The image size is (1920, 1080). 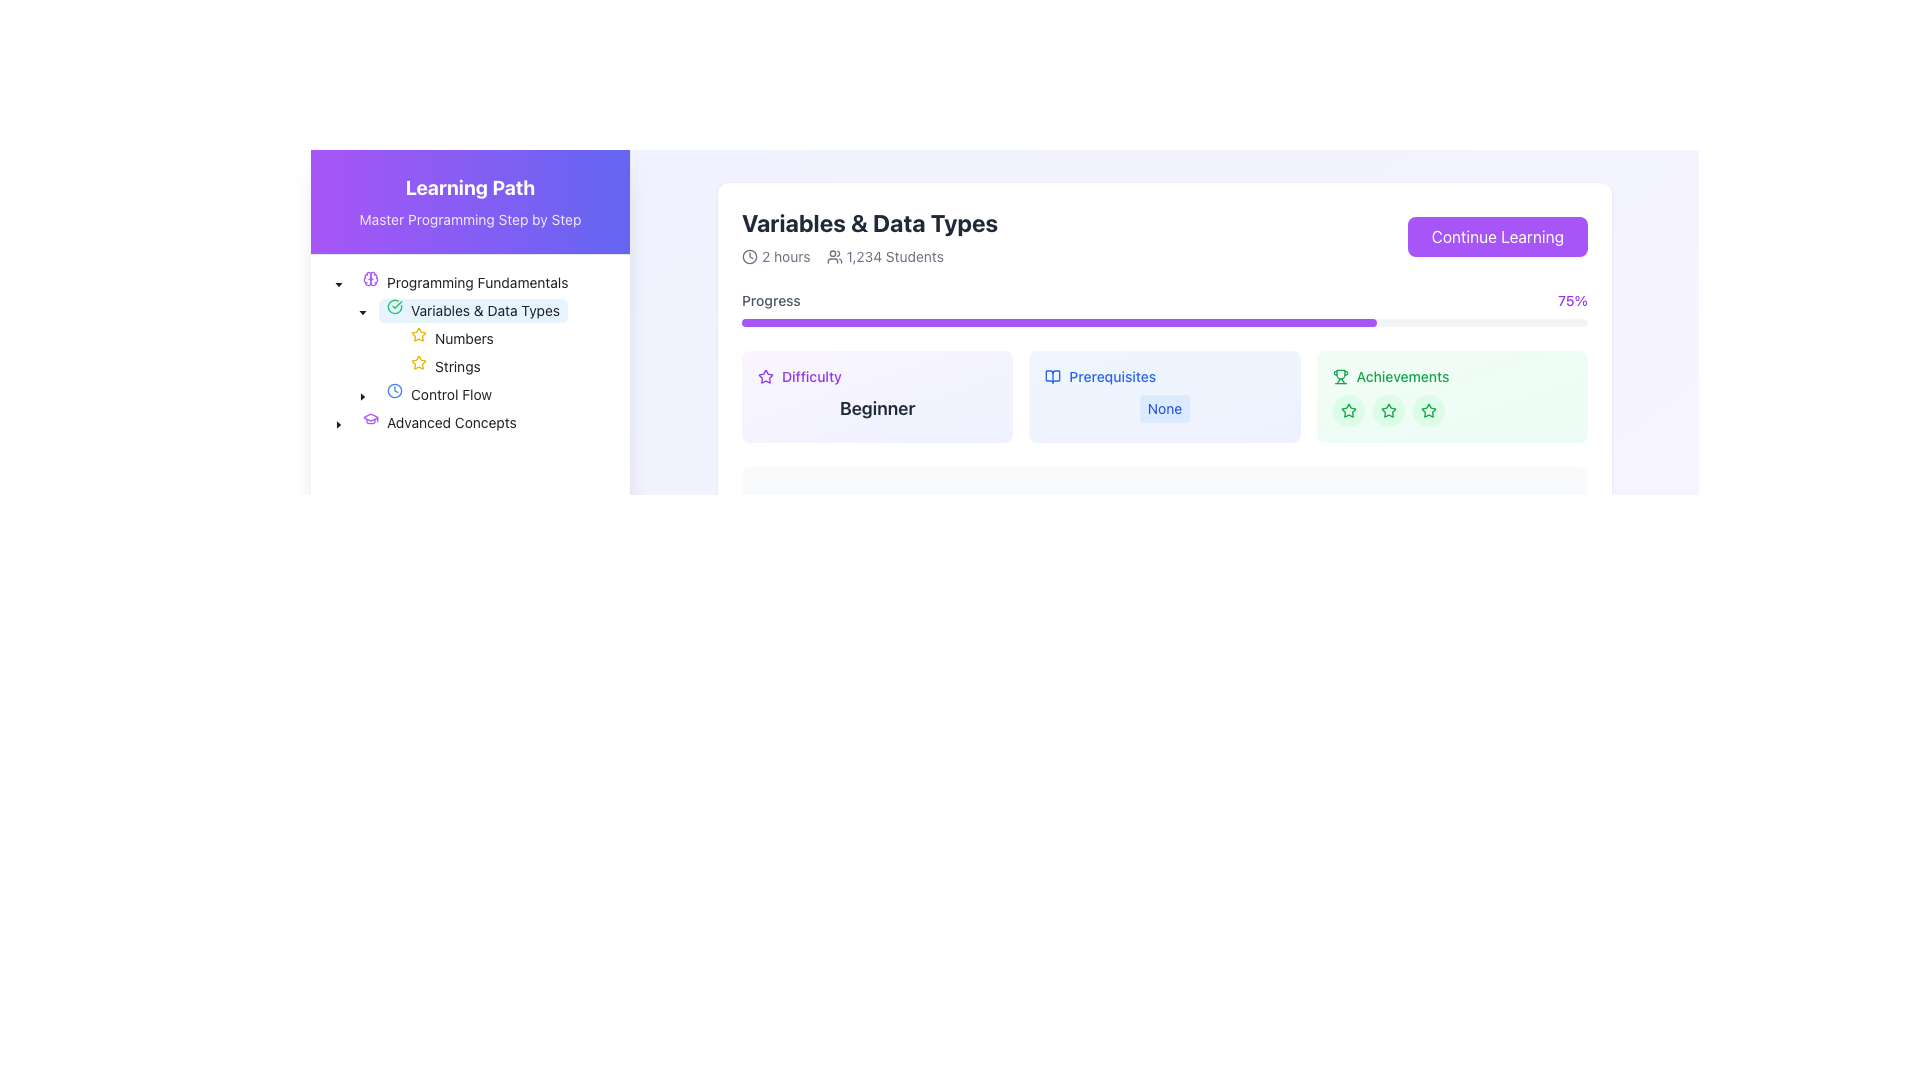 What do you see at coordinates (1165, 397) in the screenshot?
I see `the informational section displaying prerequisite details labeled as 'None', which is centrally positioned between the 'Difficulty' and 'Achievements' sections` at bounding box center [1165, 397].